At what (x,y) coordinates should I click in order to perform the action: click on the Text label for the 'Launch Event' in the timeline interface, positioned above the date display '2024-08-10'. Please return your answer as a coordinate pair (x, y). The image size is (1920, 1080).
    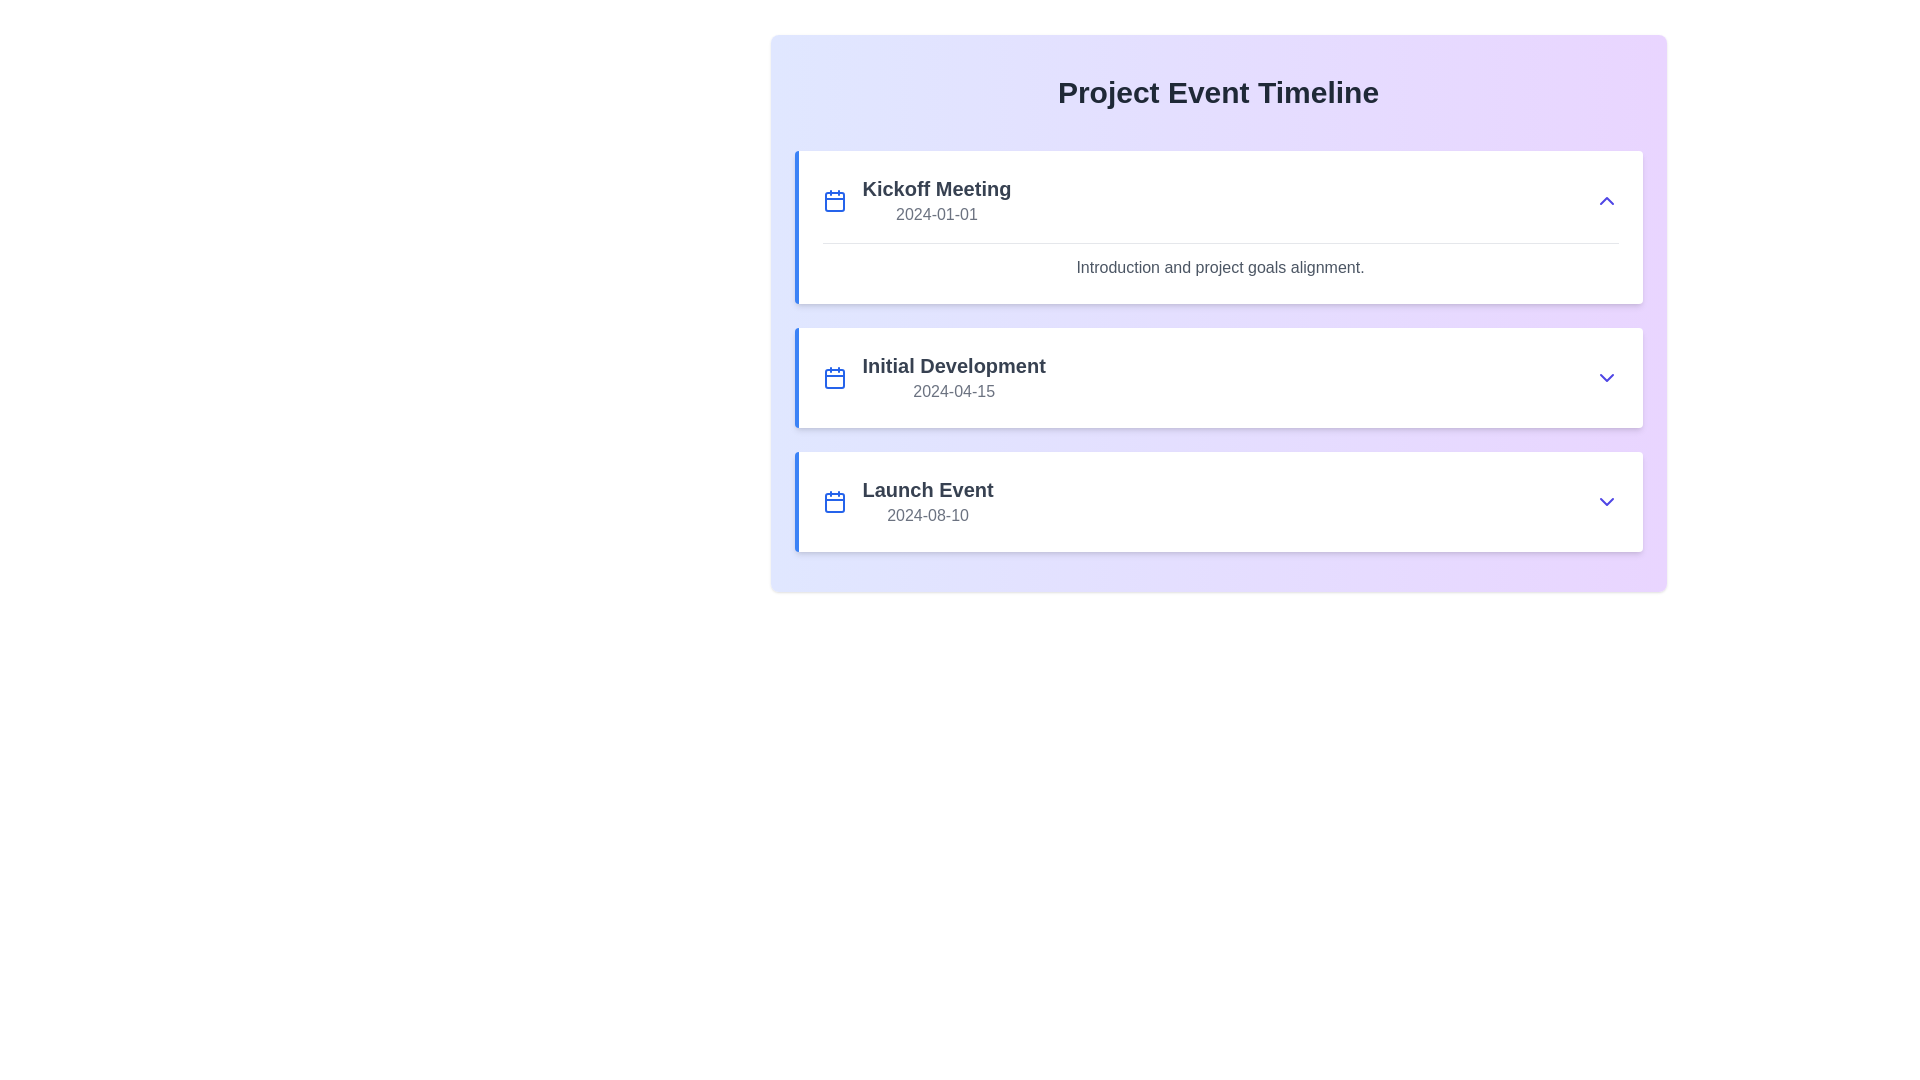
    Looking at the image, I should click on (927, 489).